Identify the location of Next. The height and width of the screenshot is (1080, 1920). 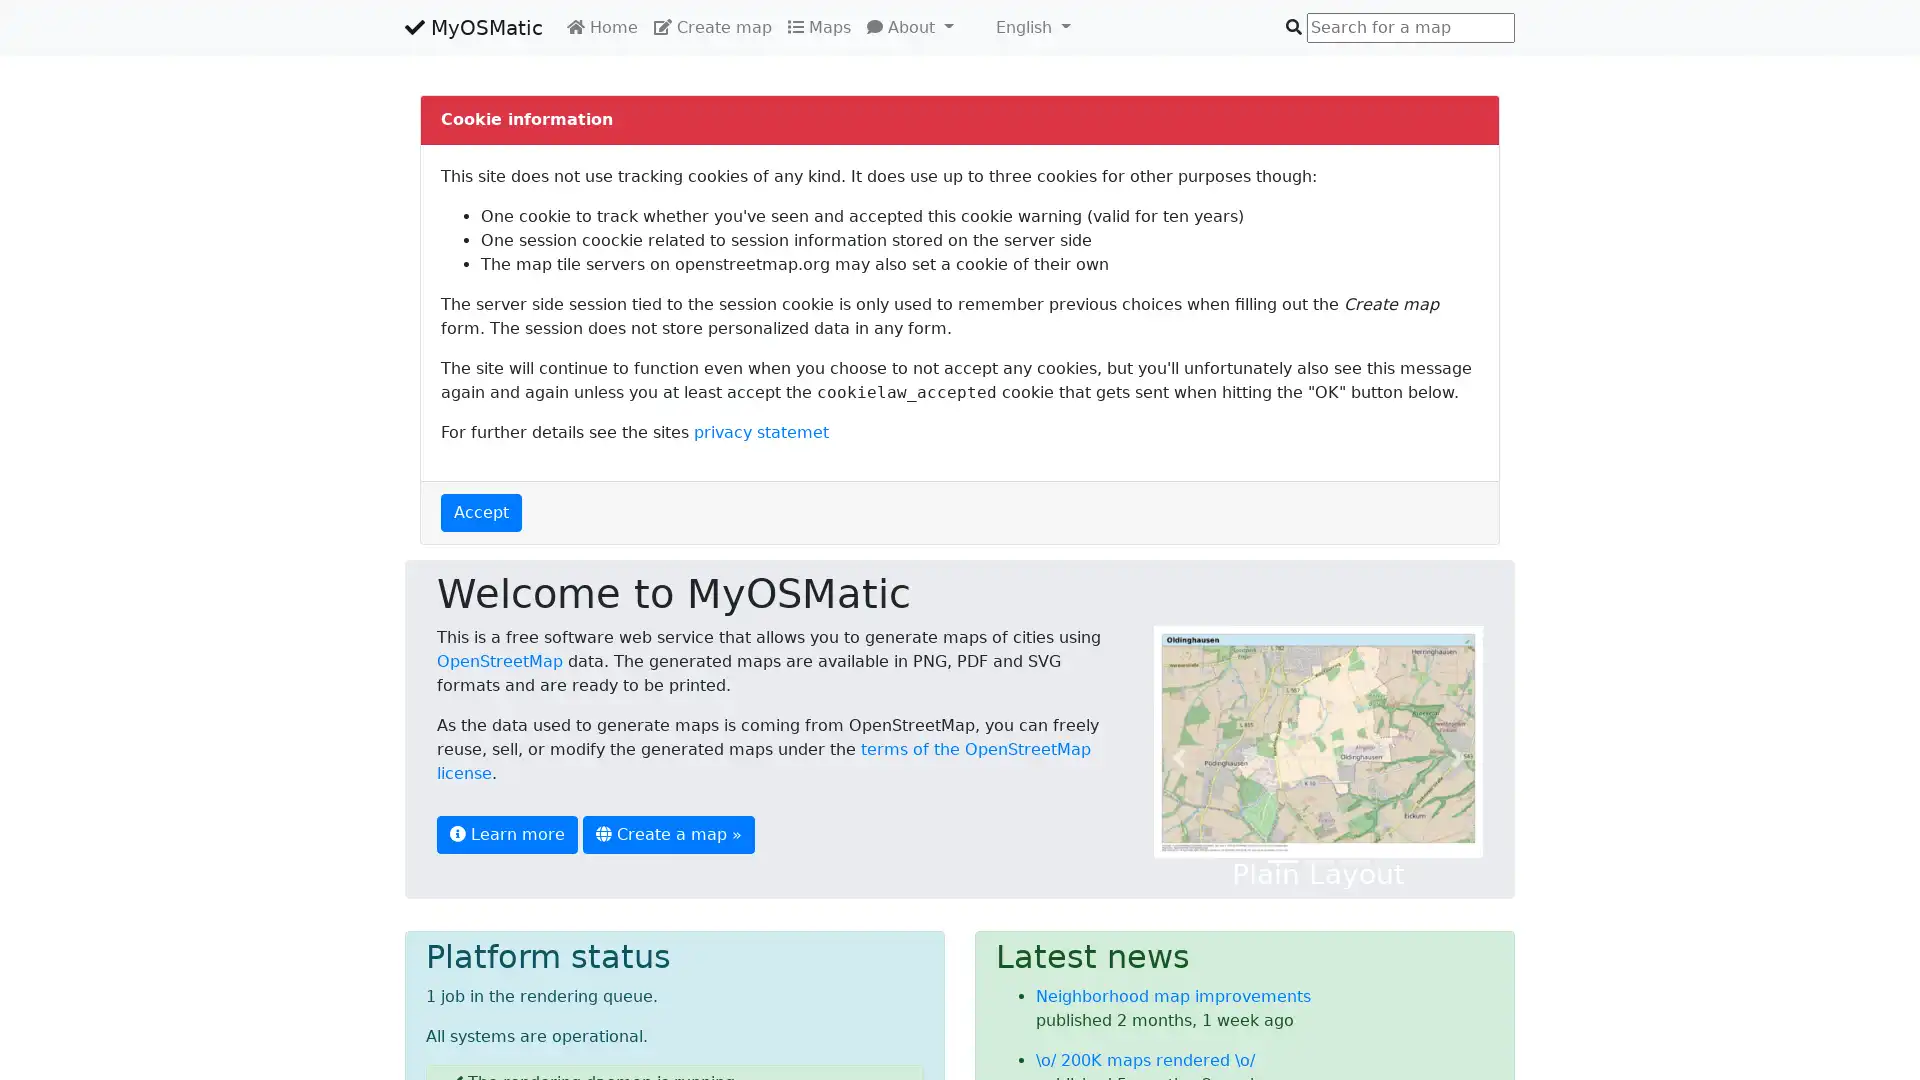
(1457, 758).